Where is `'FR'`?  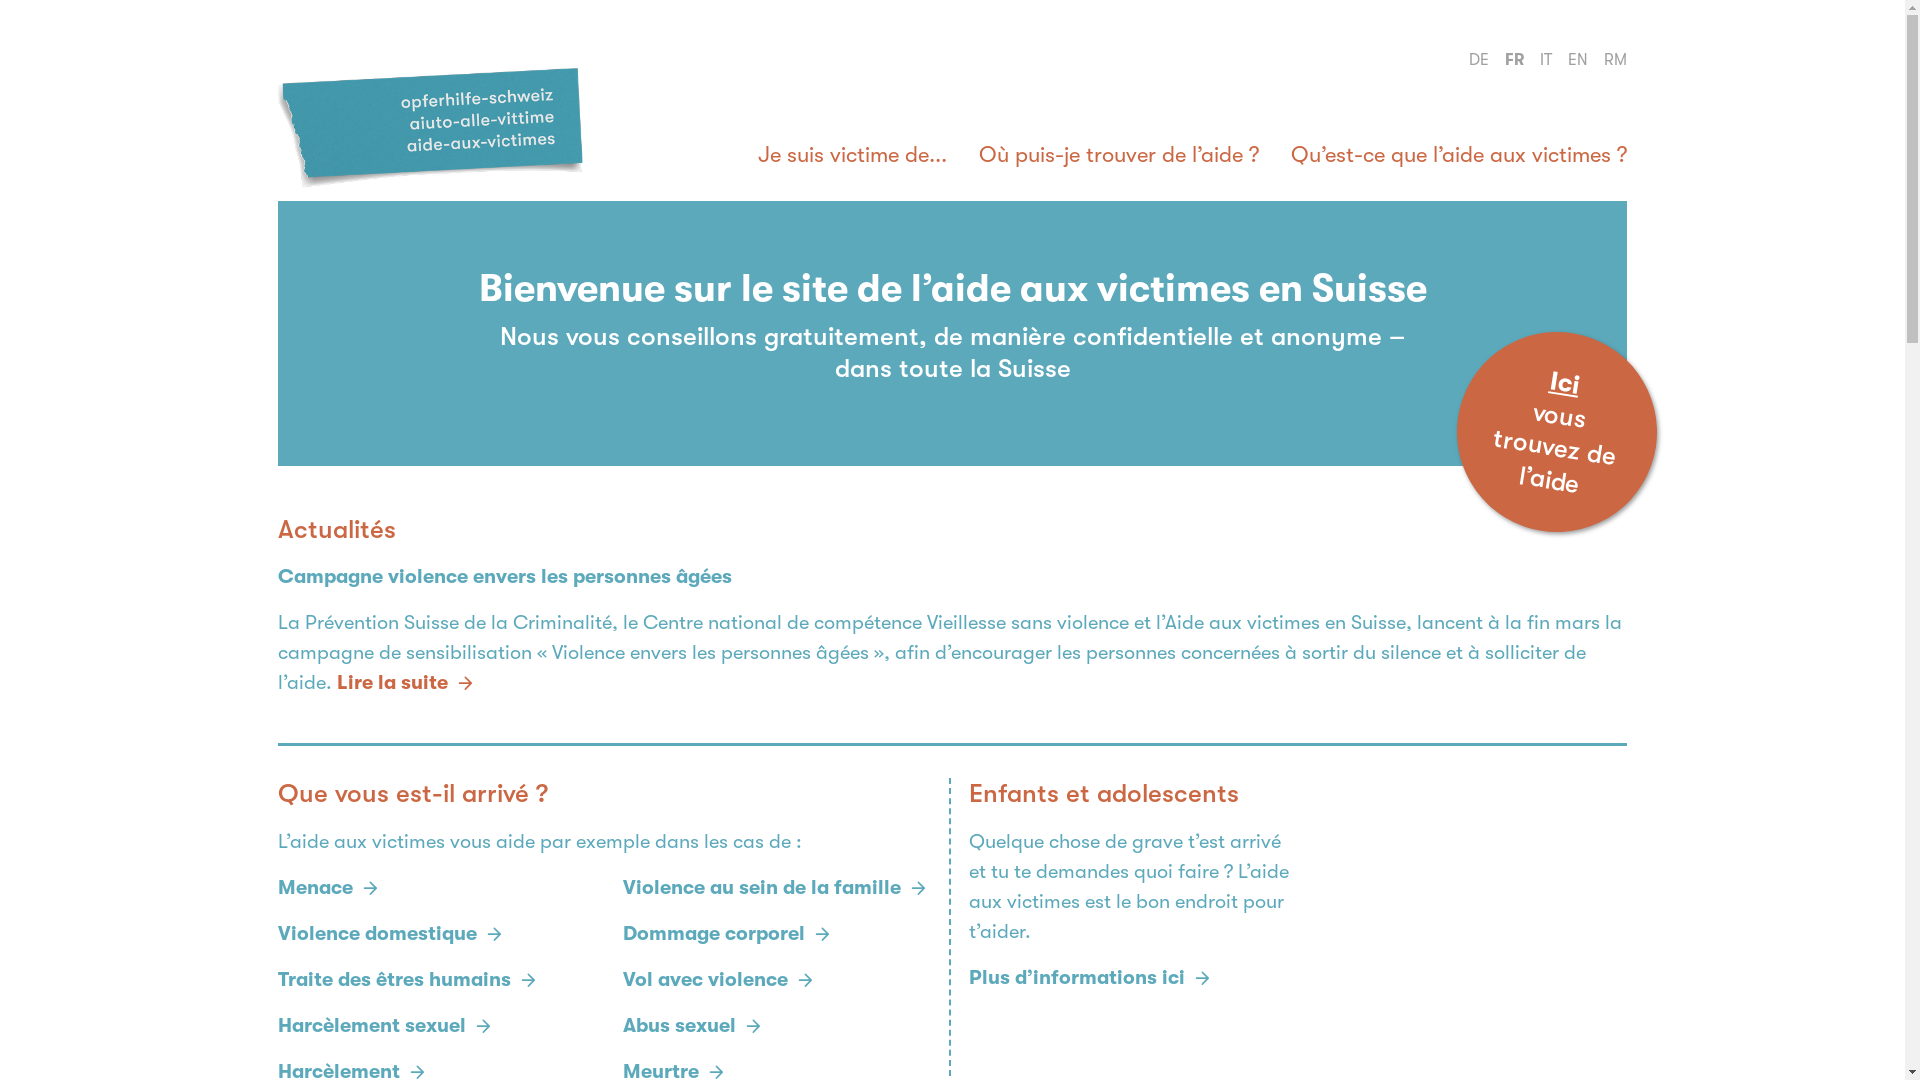
'FR' is located at coordinates (1514, 59).